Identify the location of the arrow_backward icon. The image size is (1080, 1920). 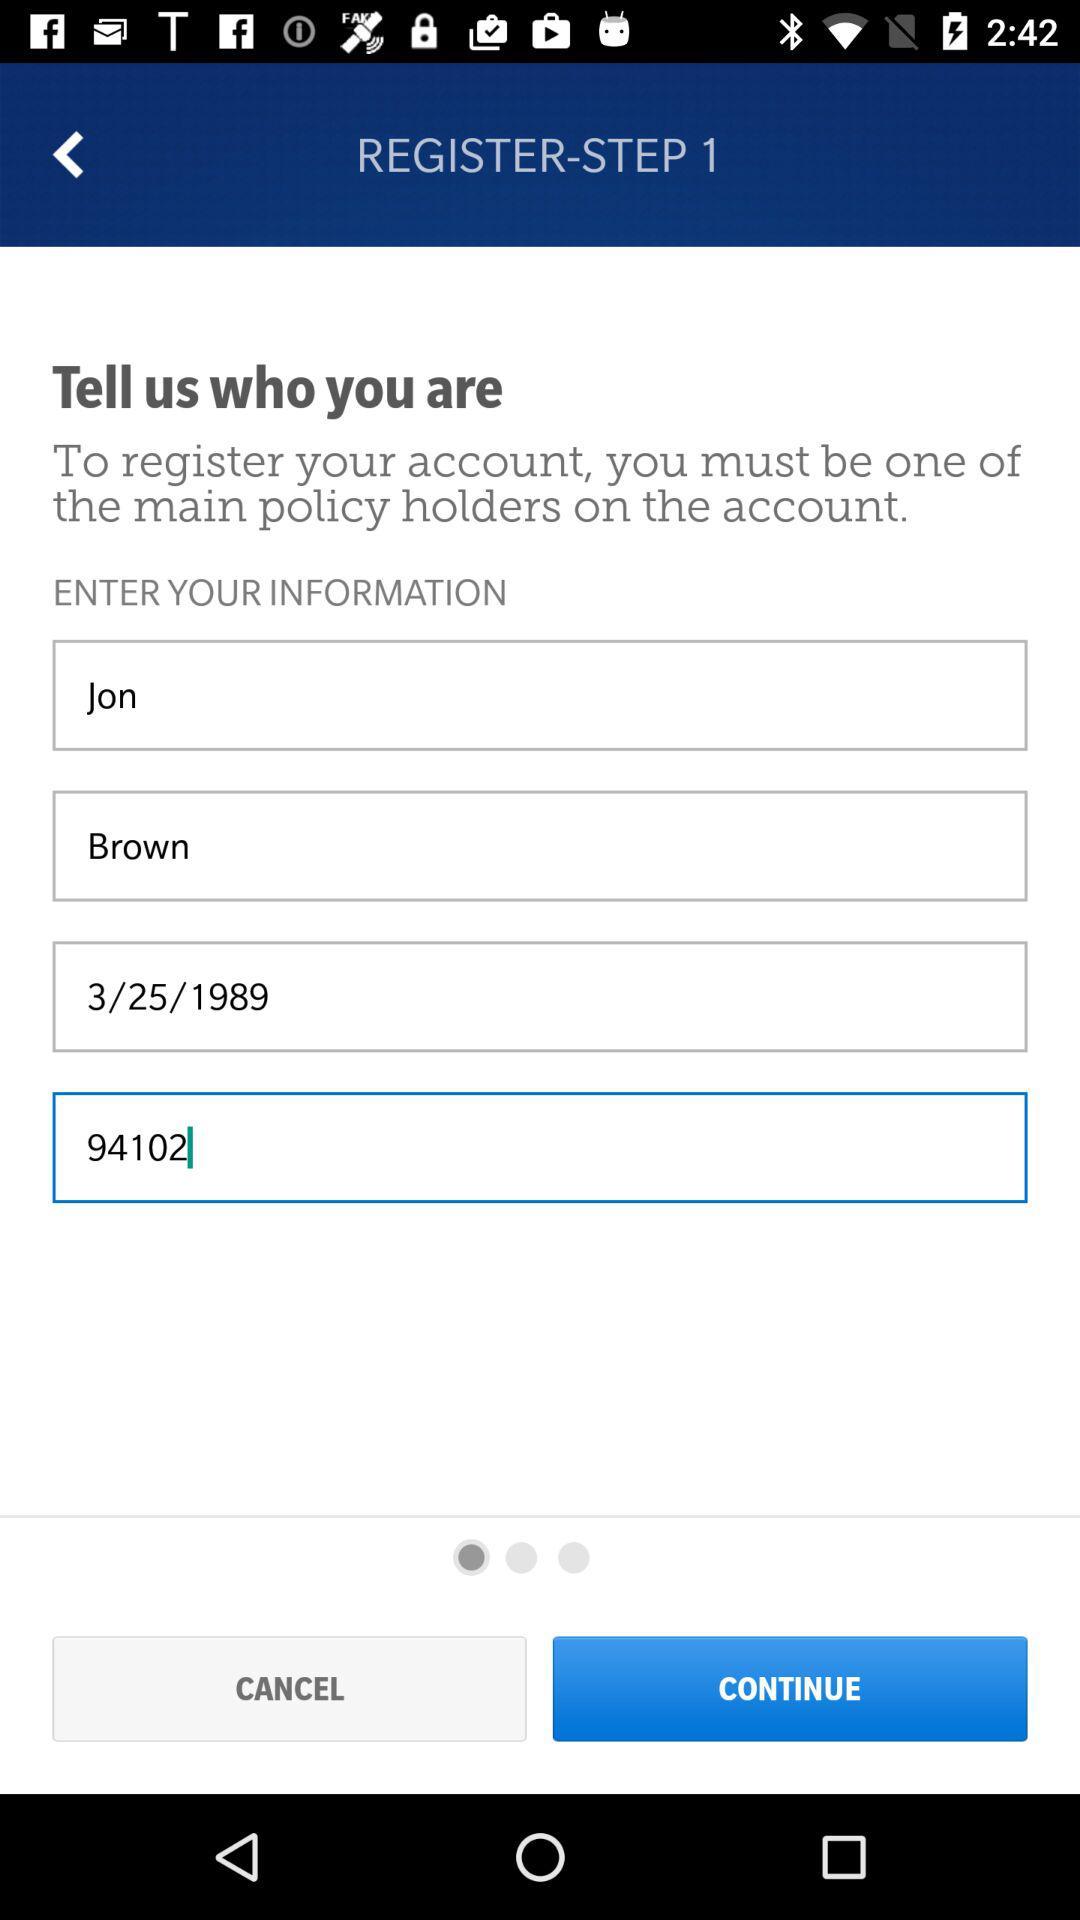
(80, 153).